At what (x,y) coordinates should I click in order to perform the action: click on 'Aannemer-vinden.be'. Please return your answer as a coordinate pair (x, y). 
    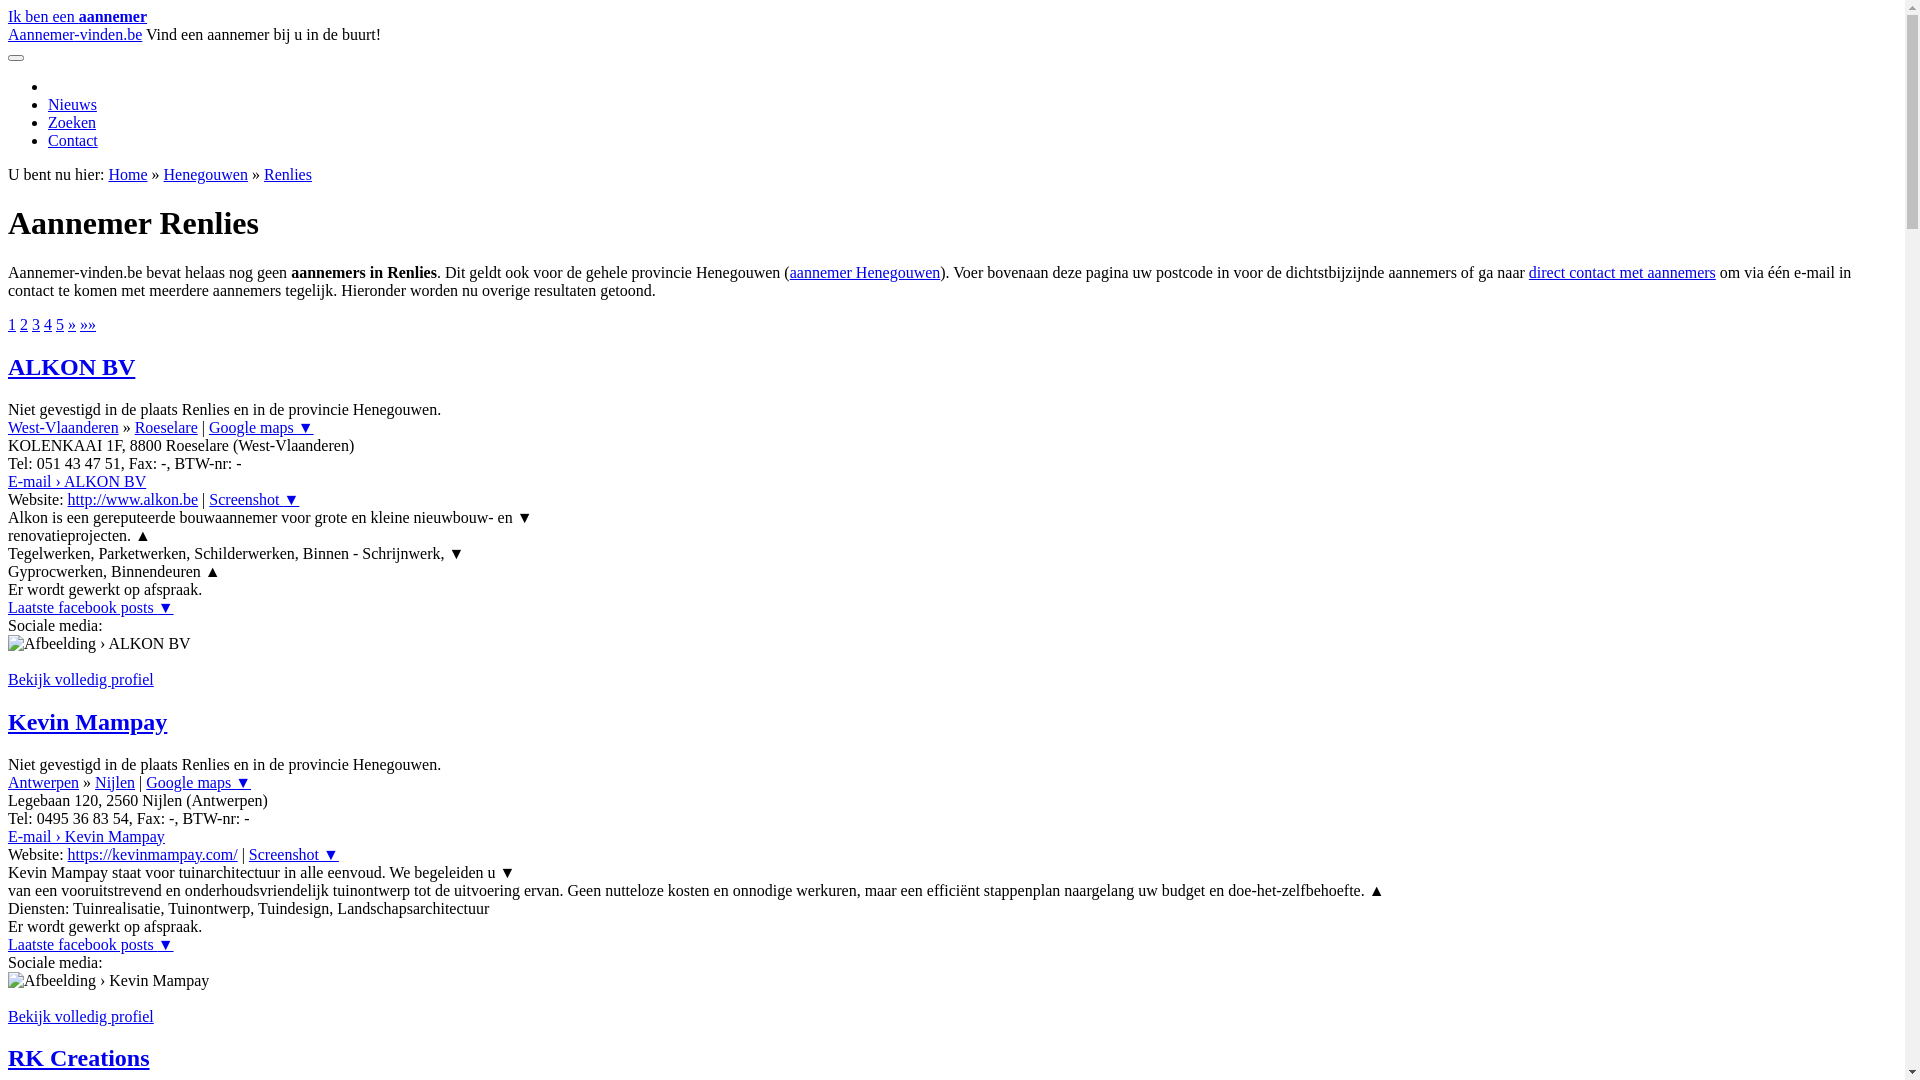
    Looking at the image, I should click on (8, 34).